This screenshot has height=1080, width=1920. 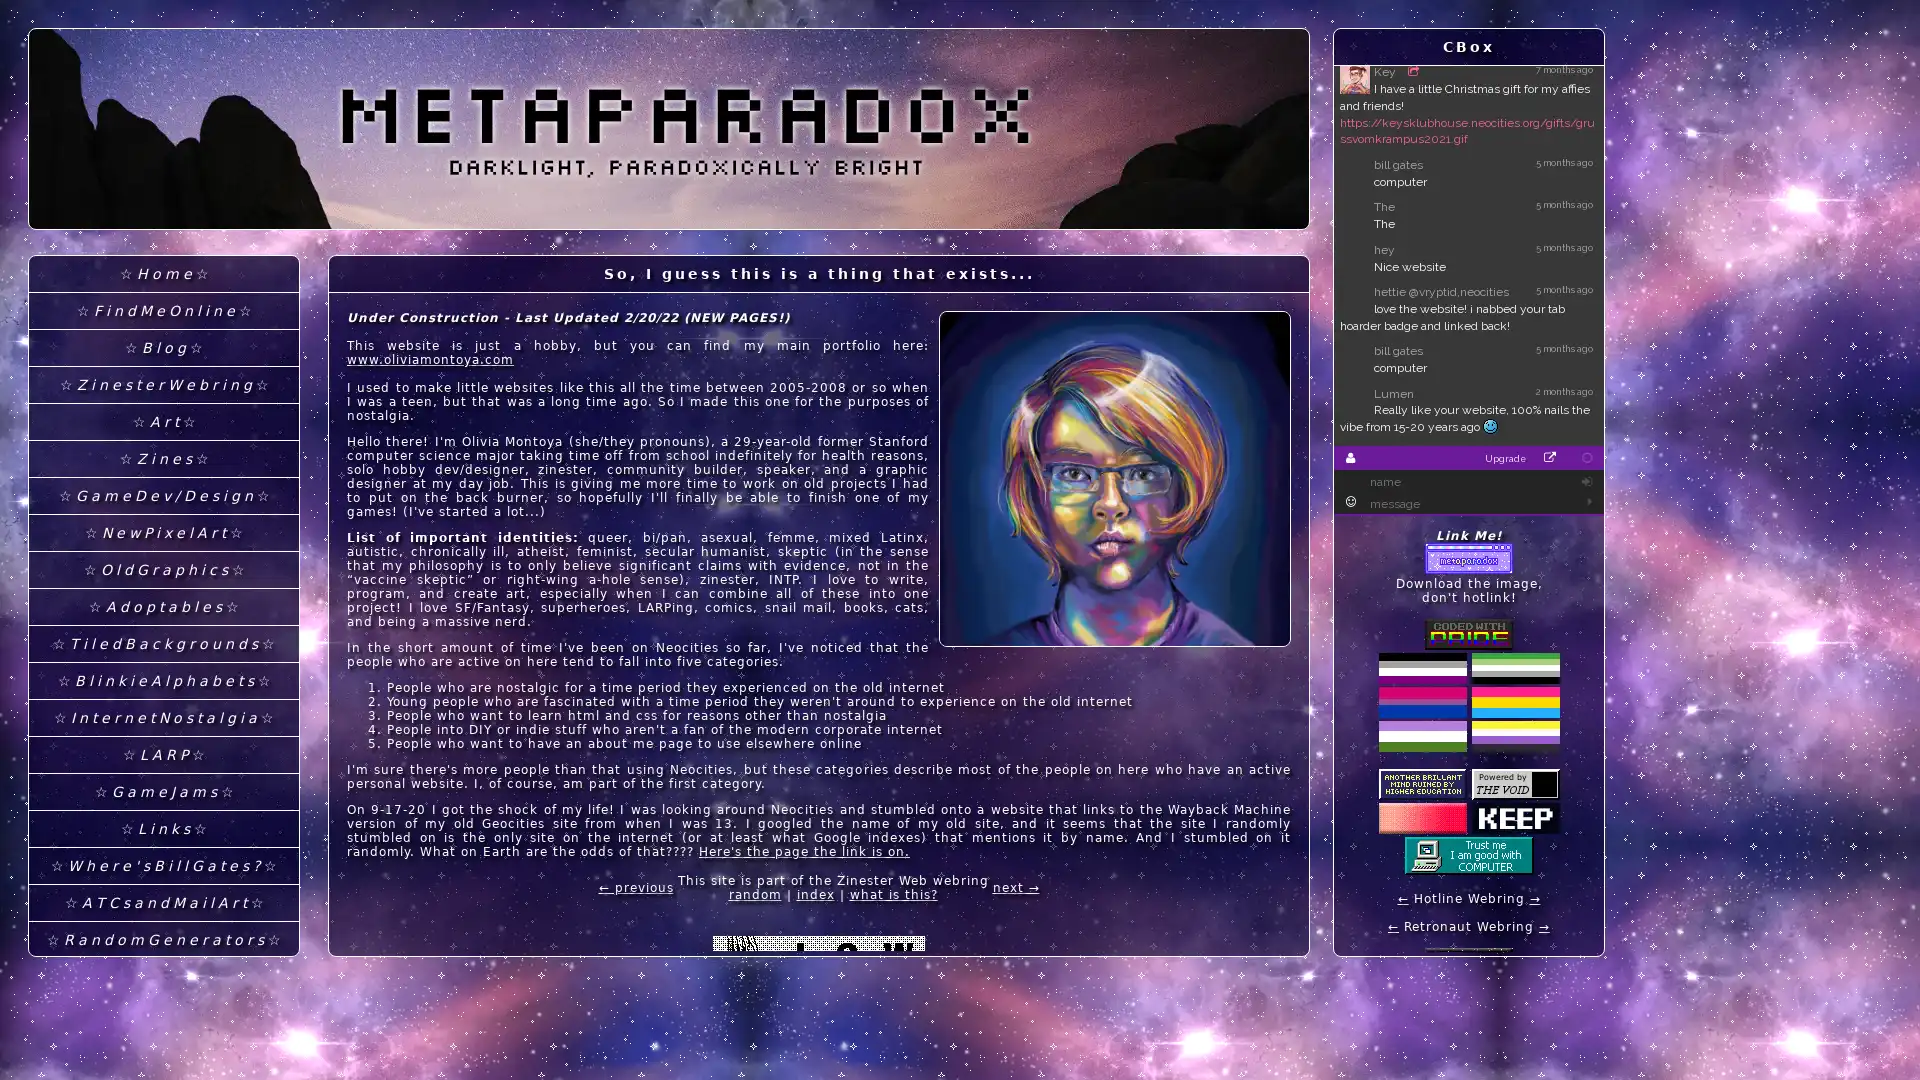 What do you see at coordinates (163, 680) in the screenshot?
I see `B l i n k i e A l p h a b e t s` at bounding box center [163, 680].